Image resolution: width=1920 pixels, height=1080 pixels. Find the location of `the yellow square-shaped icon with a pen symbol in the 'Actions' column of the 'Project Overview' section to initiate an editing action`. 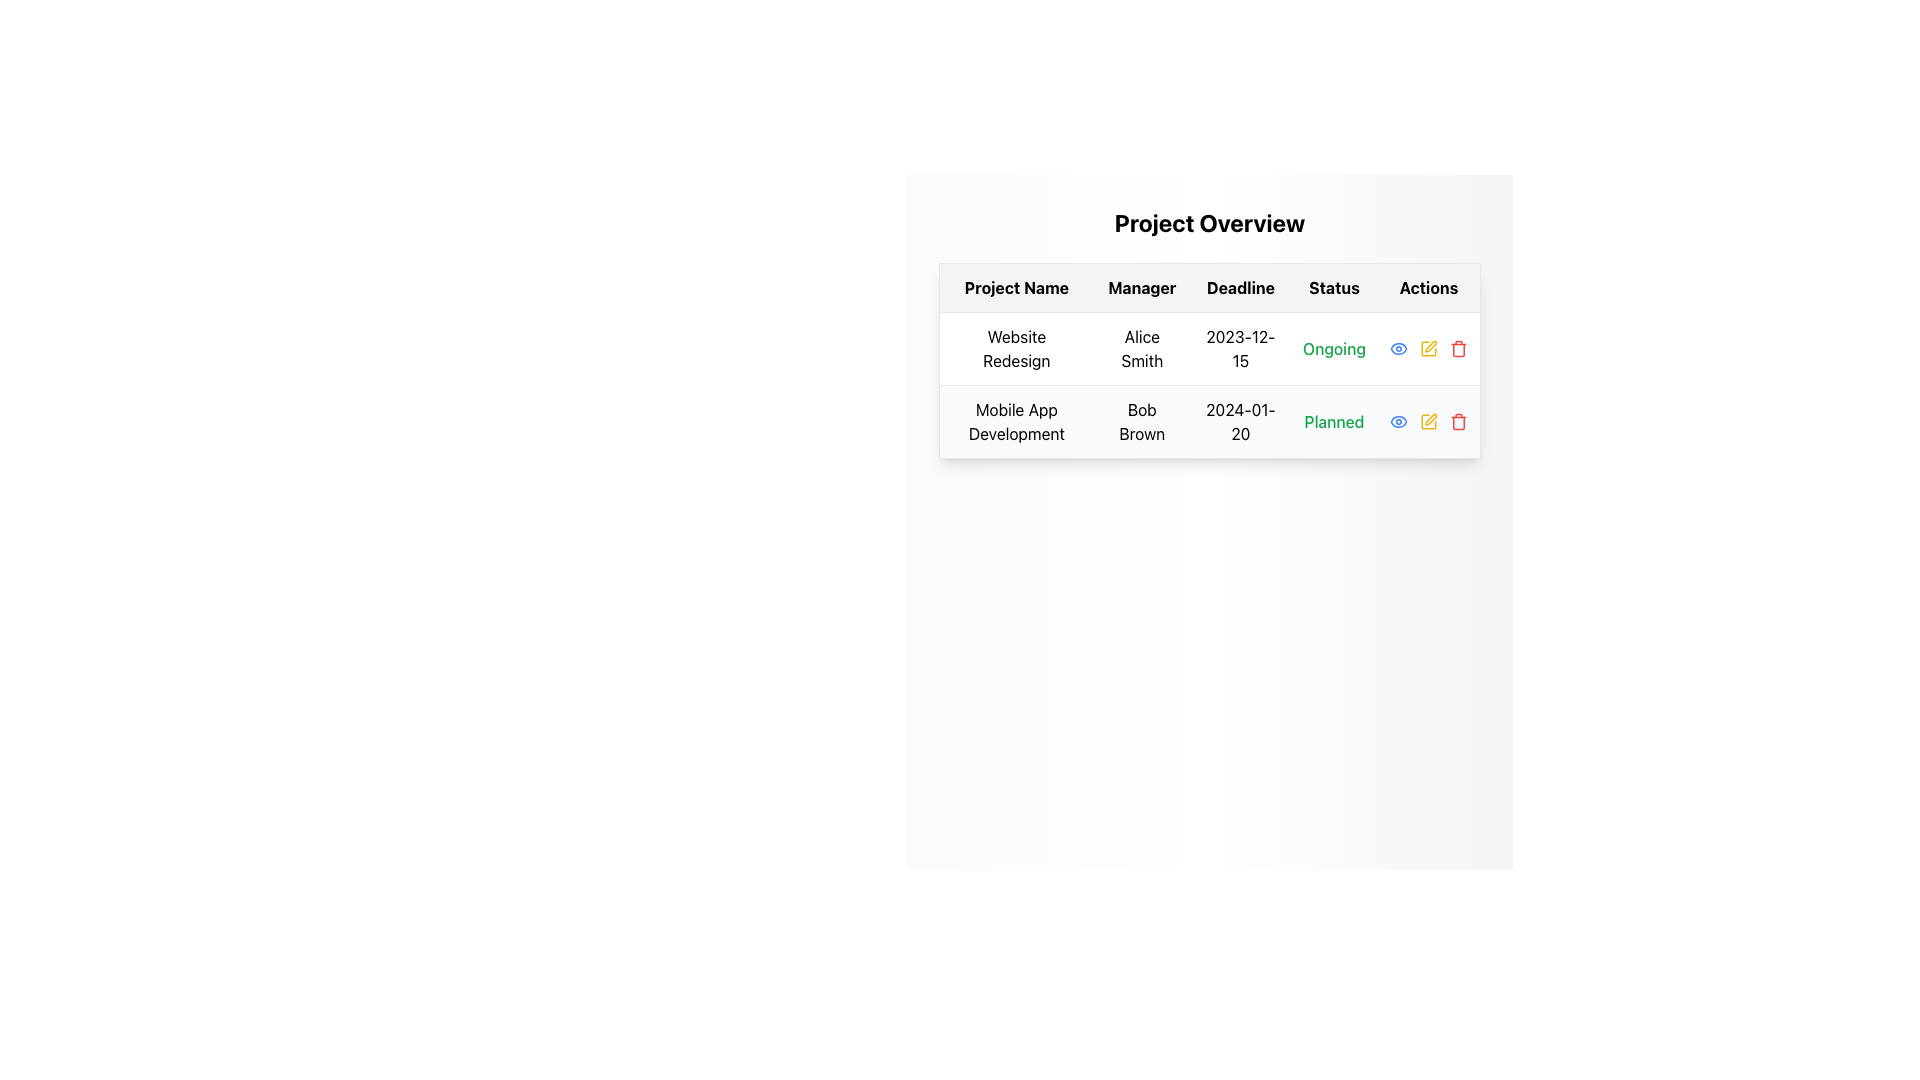

the yellow square-shaped icon with a pen symbol in the 'Actions' column of the 'Project Overview' section to initiate an editing action is located at coordinates (1427, 347).